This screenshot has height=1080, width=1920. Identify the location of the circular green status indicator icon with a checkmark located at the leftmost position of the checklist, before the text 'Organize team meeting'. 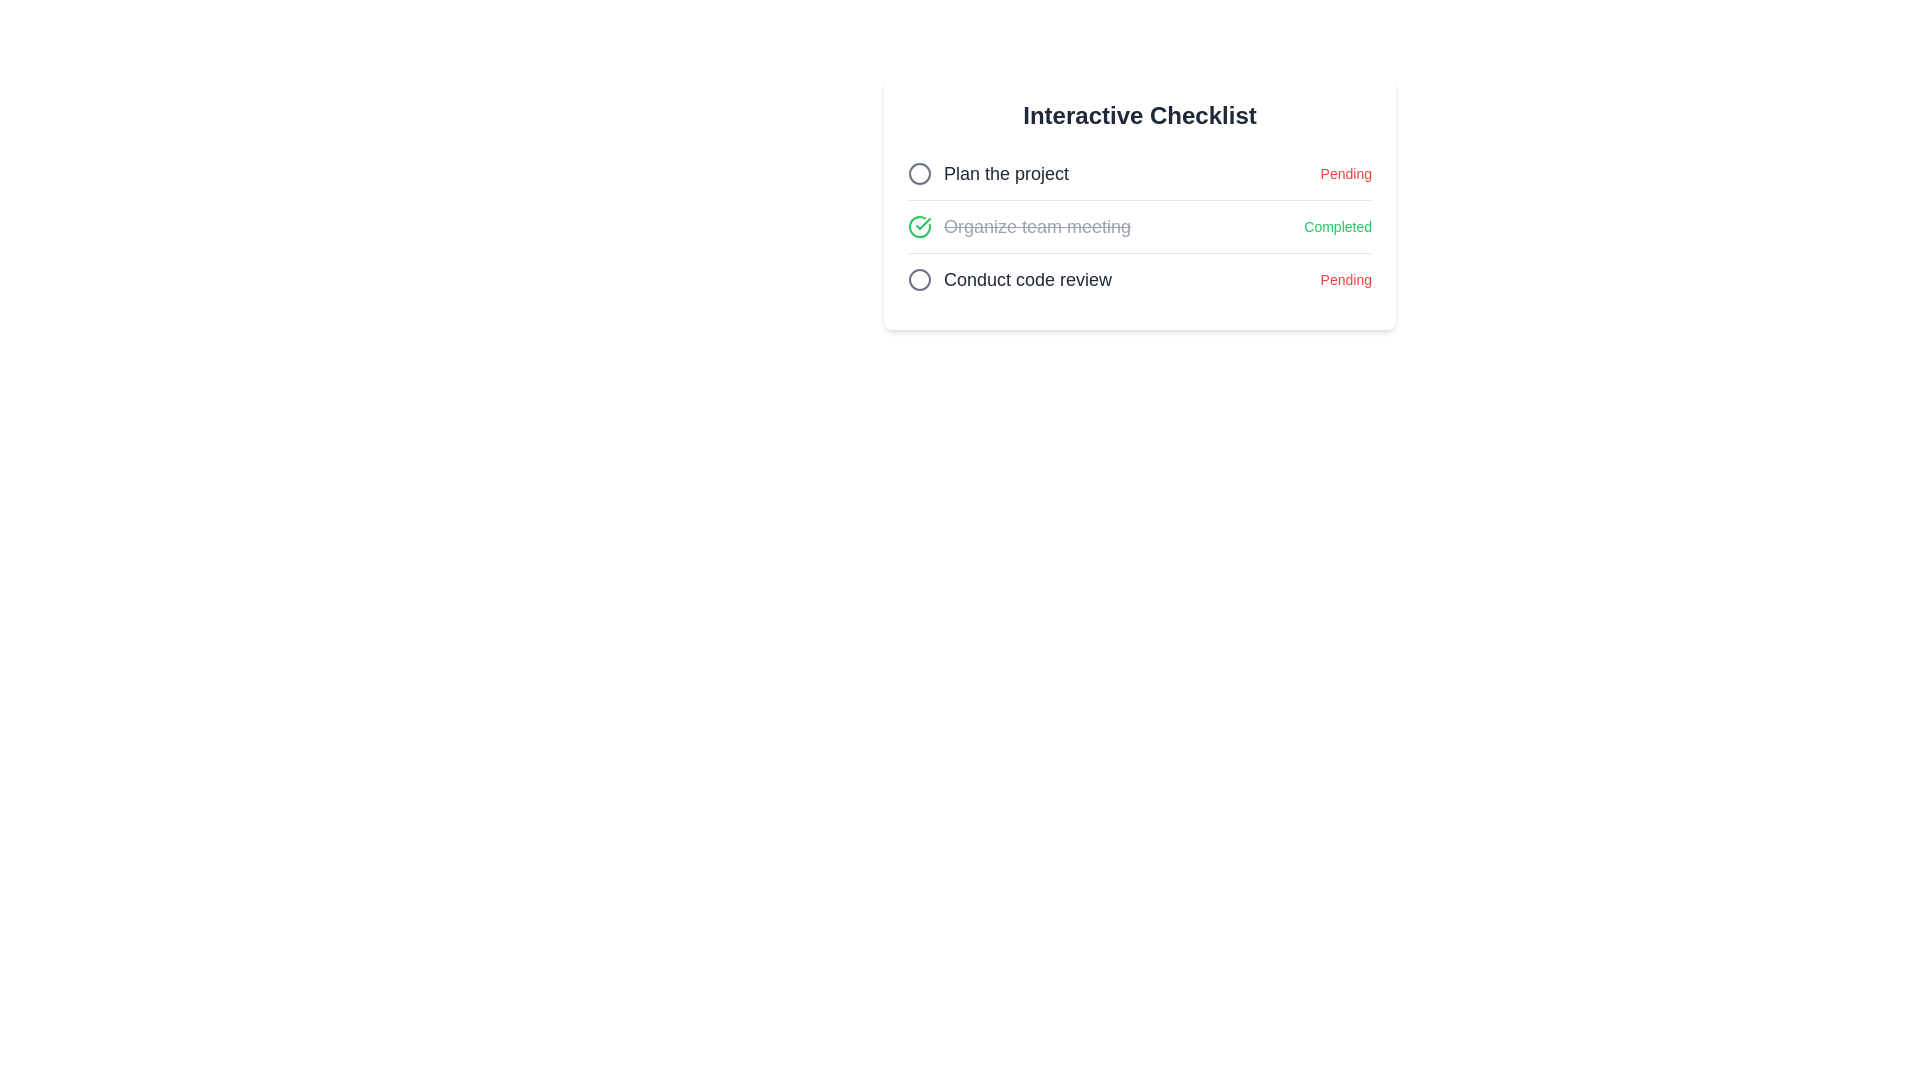
(919, 226).